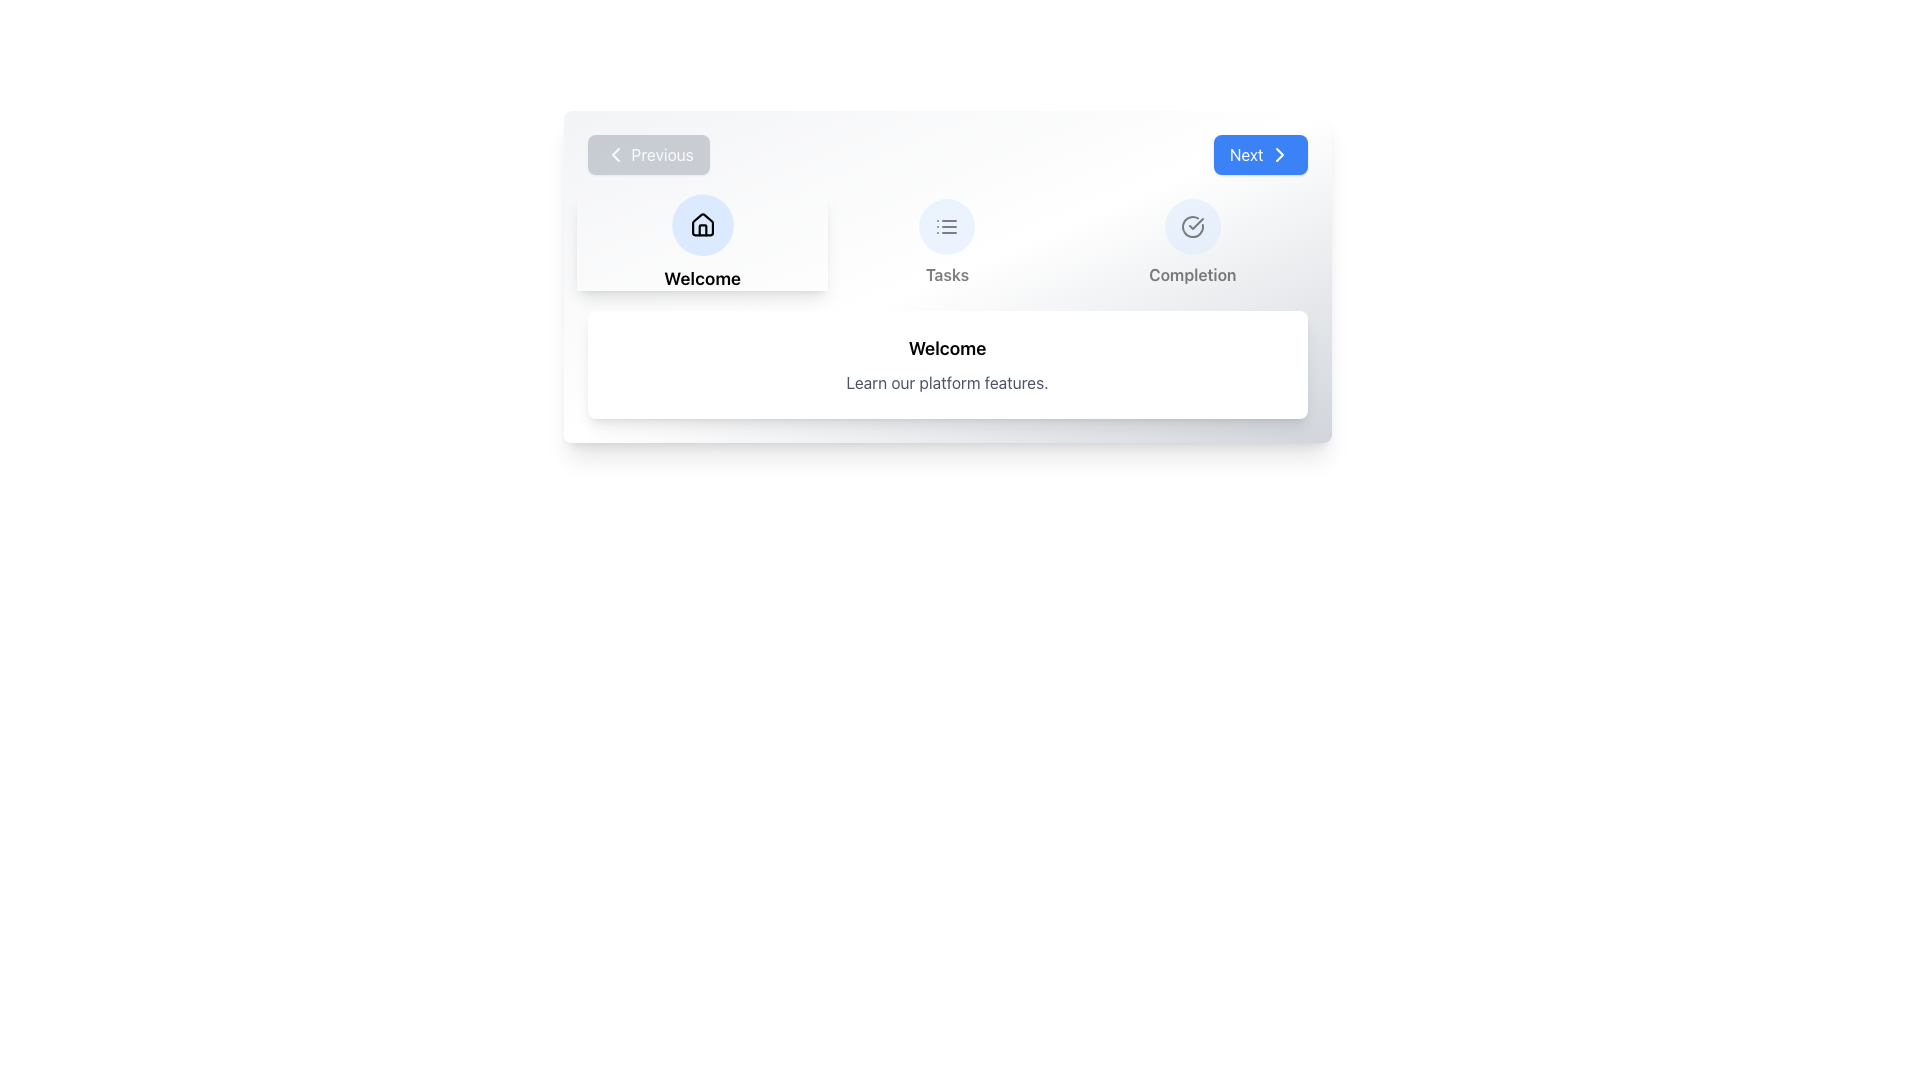 Image resolution: width=1920 pixels, height=1080 pixels. What do you see at coordinates (702, 225) in the screenshot?
I see `the house icon representing the 'Welcome' section of the navigation bar, which is styled with a vector-based outline and positioned within a circular blue background` at bounding box center [702, 225].